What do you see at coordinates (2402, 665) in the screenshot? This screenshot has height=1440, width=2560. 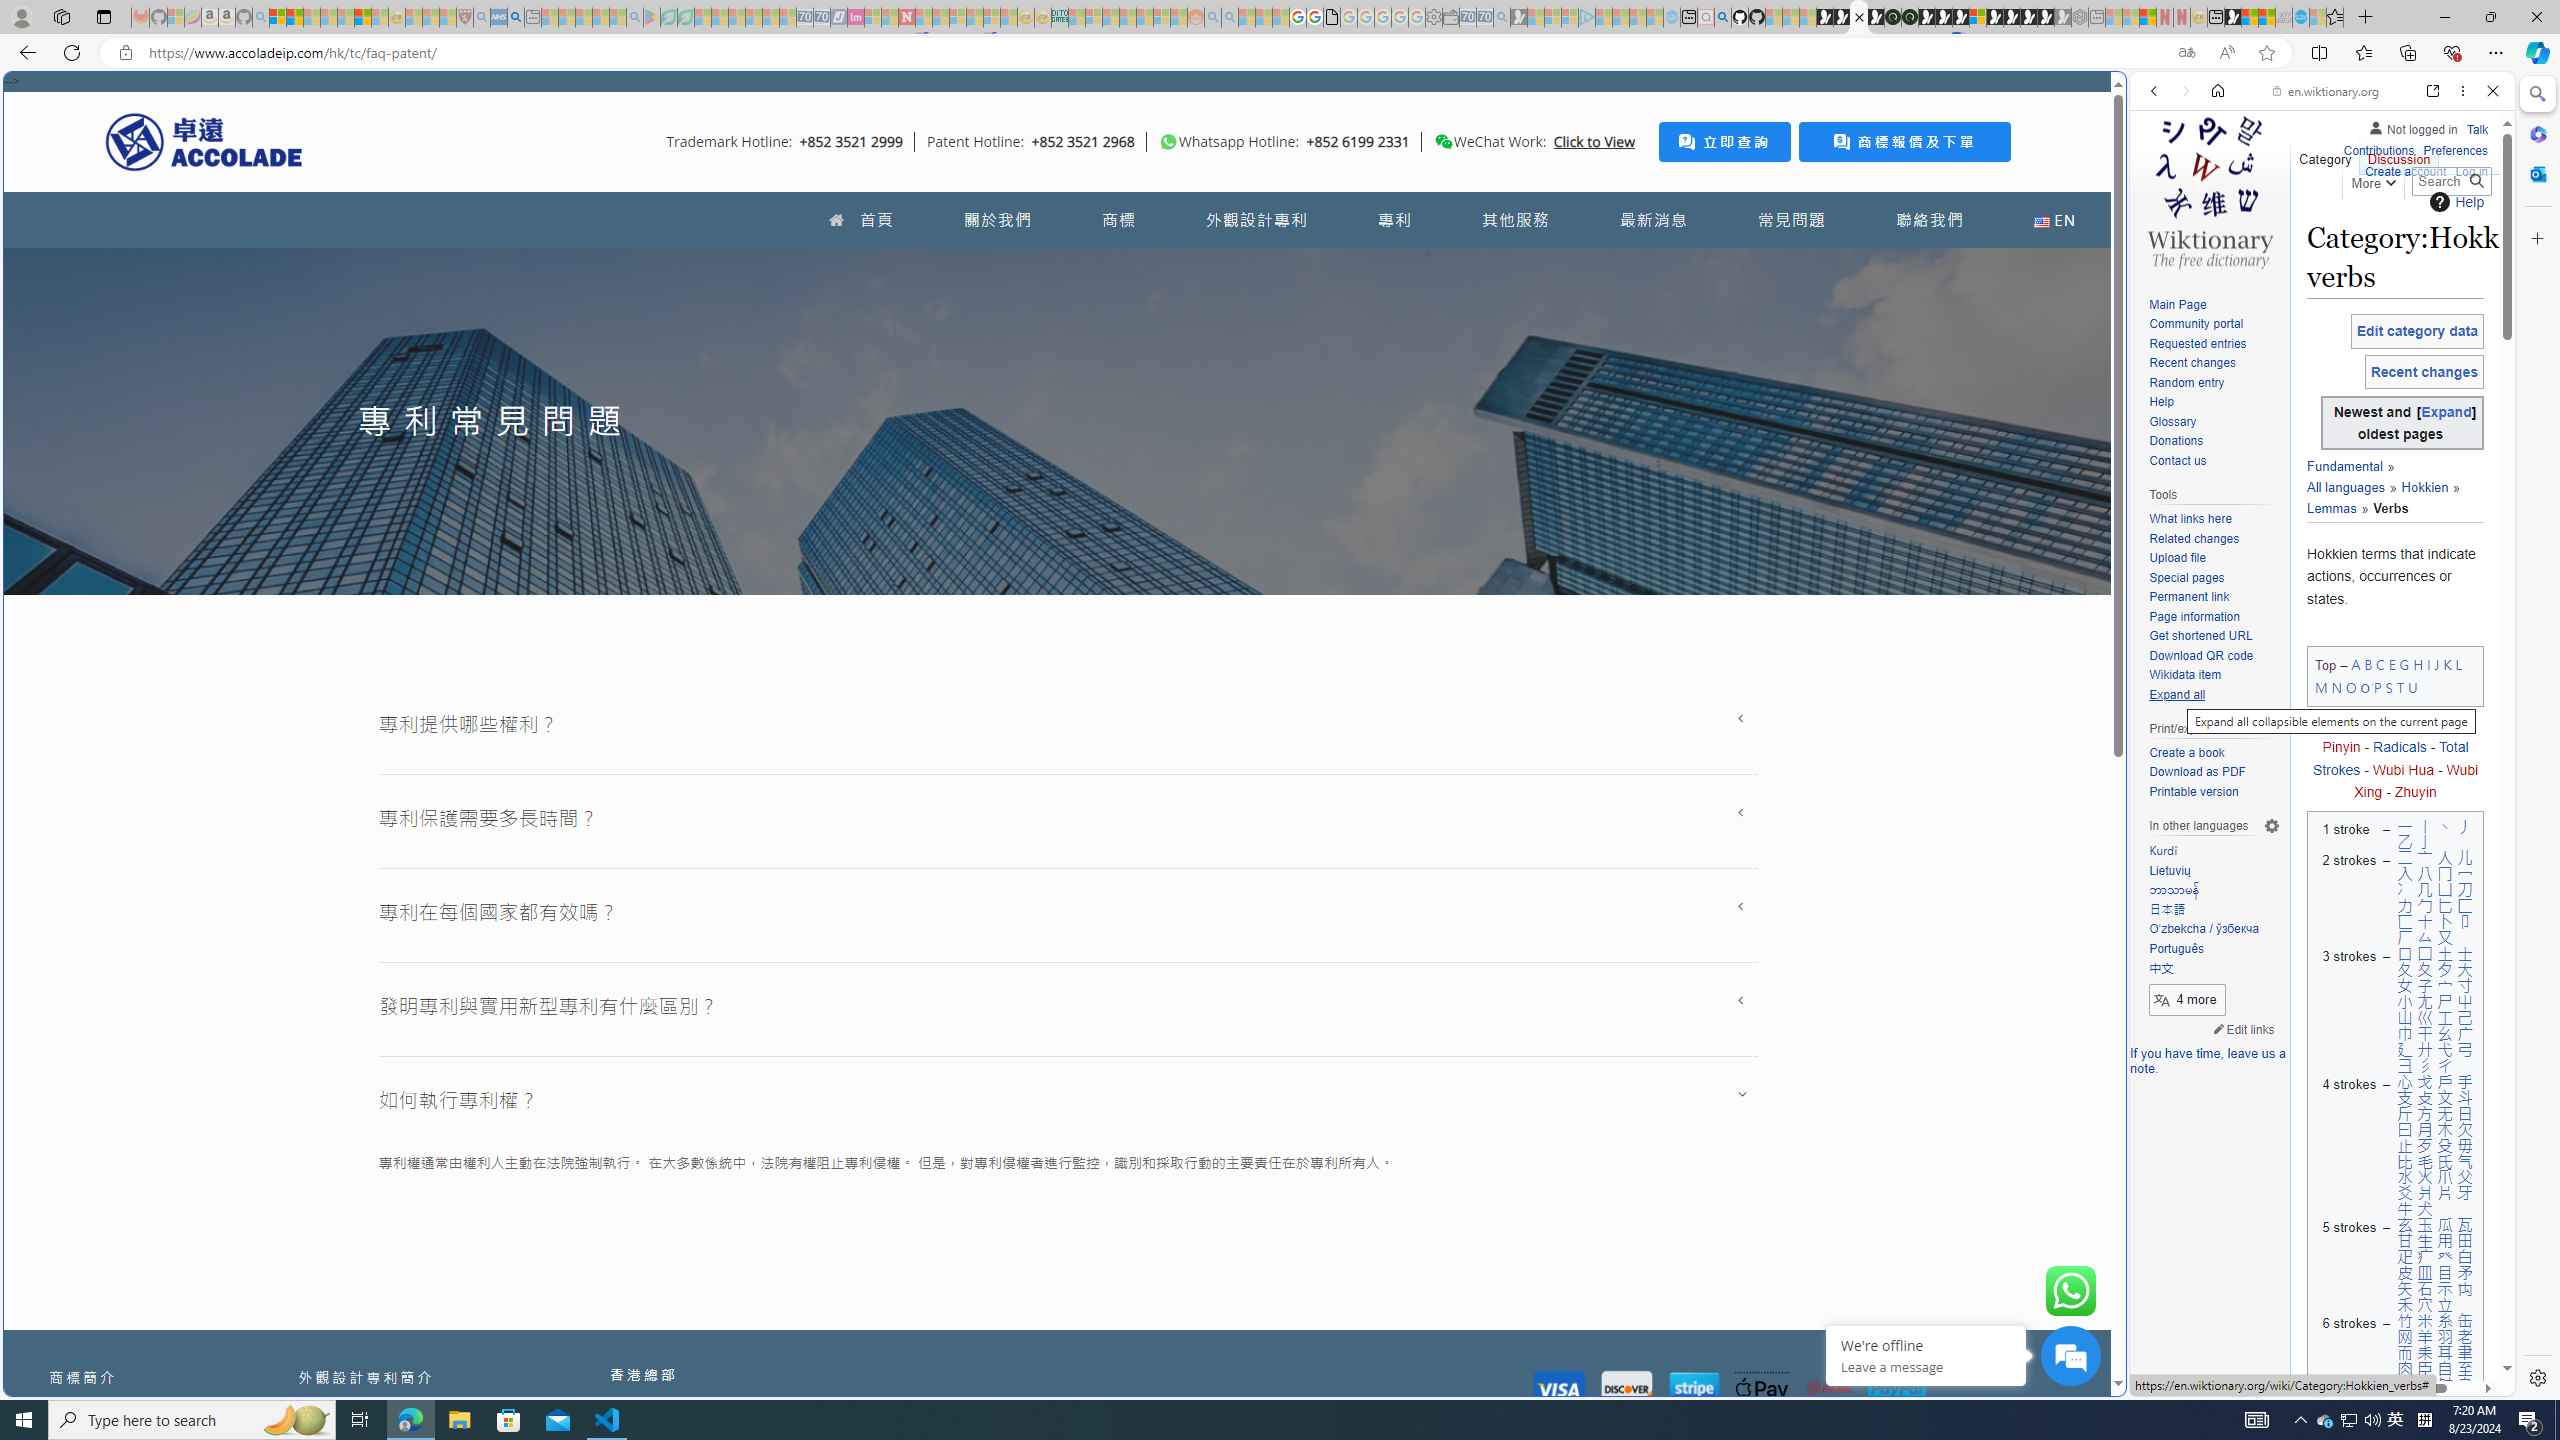 I see `'G'` at bounding box center [2402, 665].